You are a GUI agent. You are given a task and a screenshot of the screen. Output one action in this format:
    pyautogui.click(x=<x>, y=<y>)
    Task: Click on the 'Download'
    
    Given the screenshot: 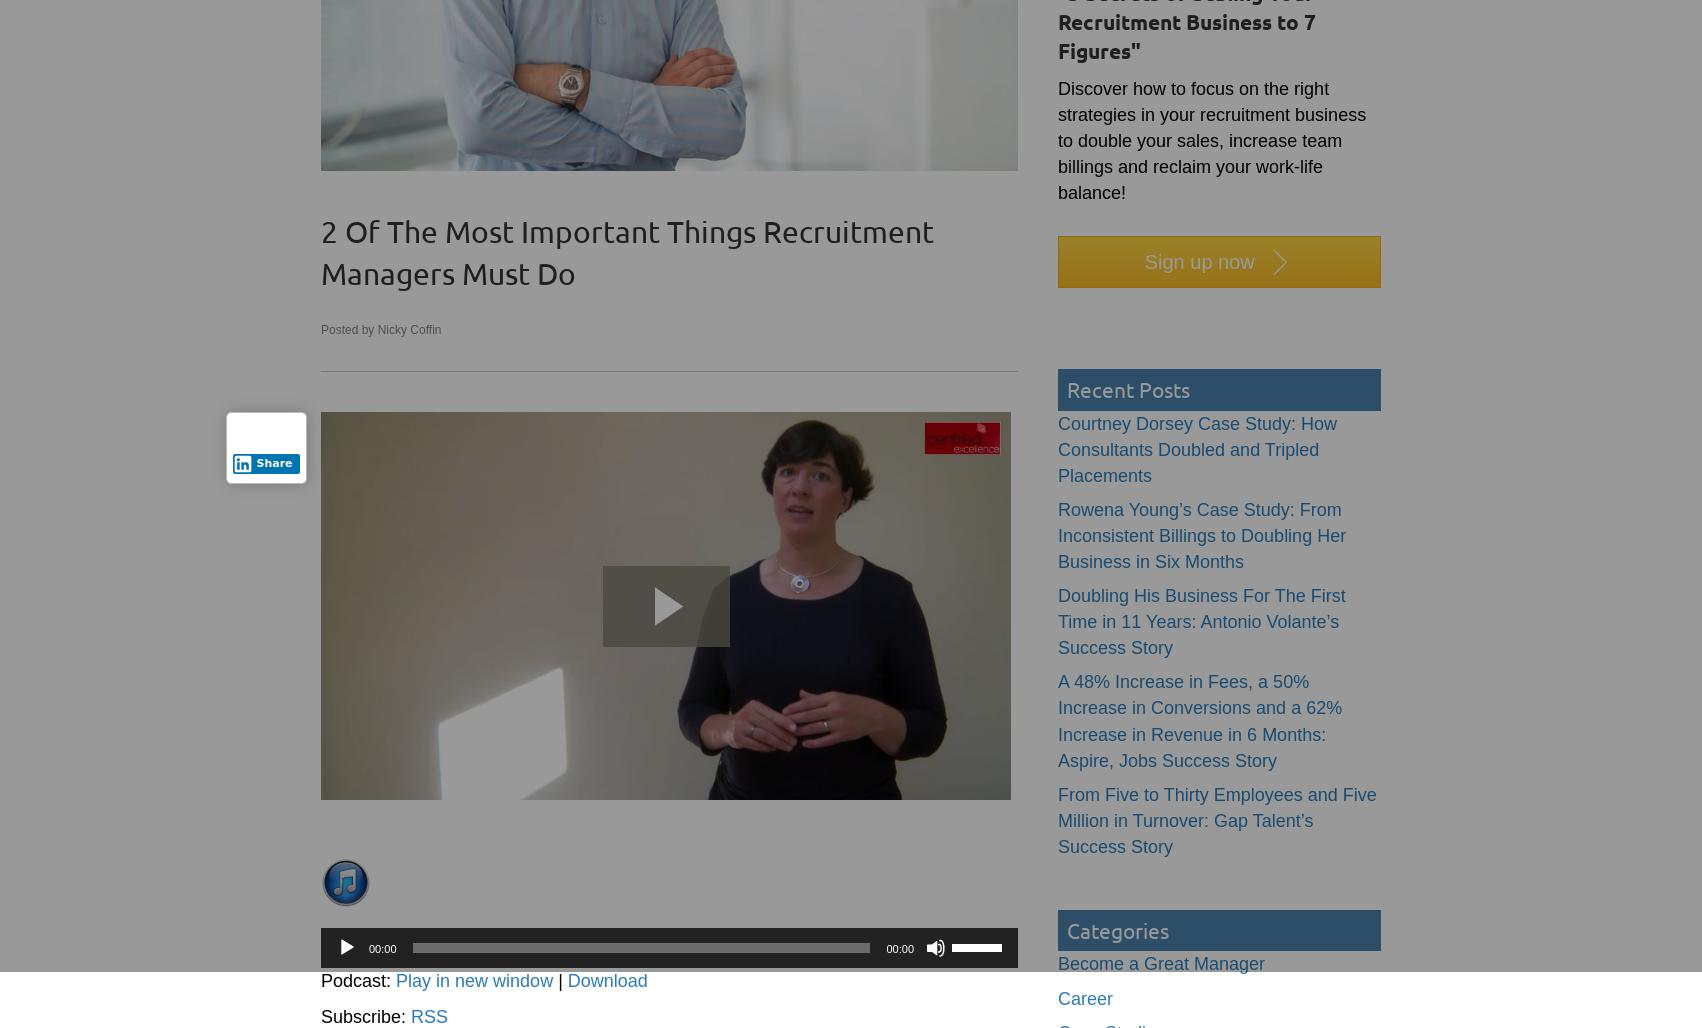 What is the action you would take?
    pyautogui.click(x=606, y=980)
    